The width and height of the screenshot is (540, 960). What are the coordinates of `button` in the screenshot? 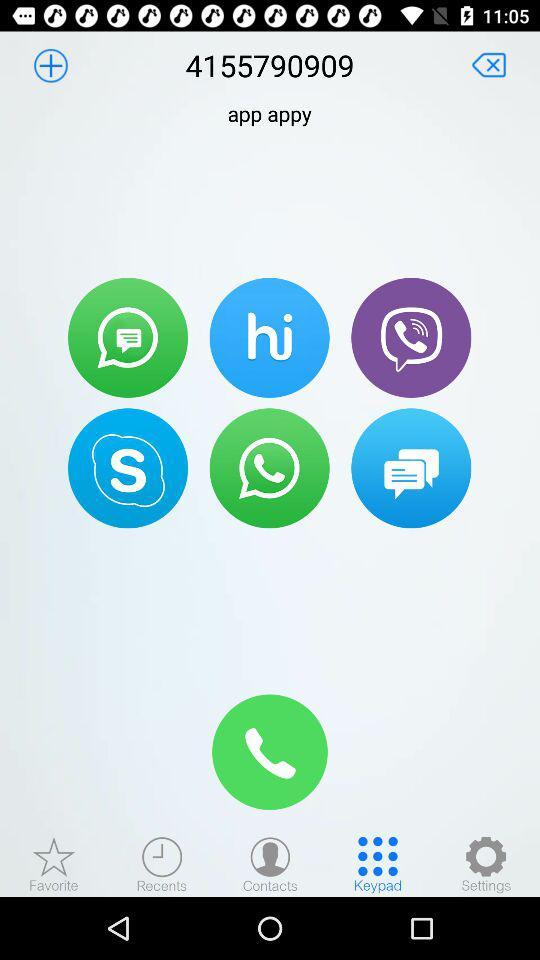 It's located at (488, 65).